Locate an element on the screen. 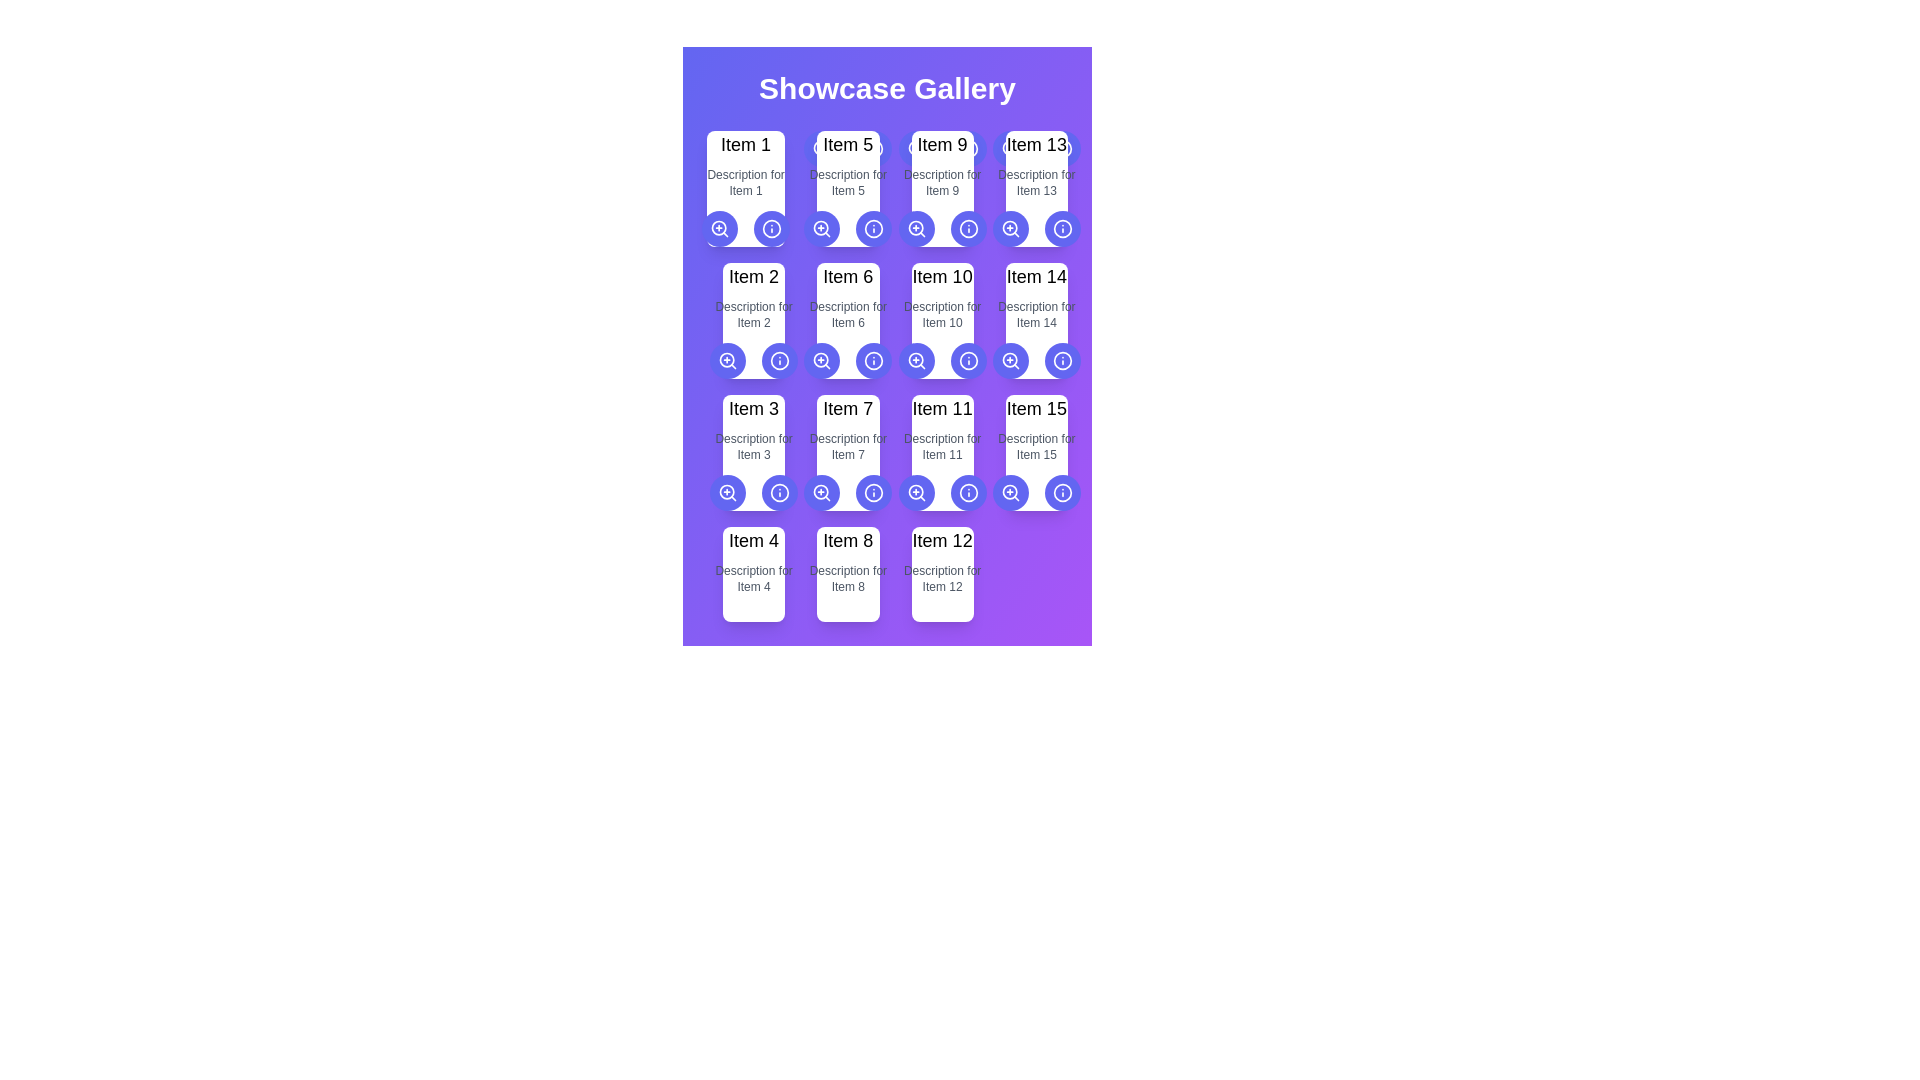 This screenshot has width=1920, height=1080. the Text element providing additional descriptive information for Item 3, located directly below the title 'Item 3' in the grid layout is located at coordinates (753, 446).